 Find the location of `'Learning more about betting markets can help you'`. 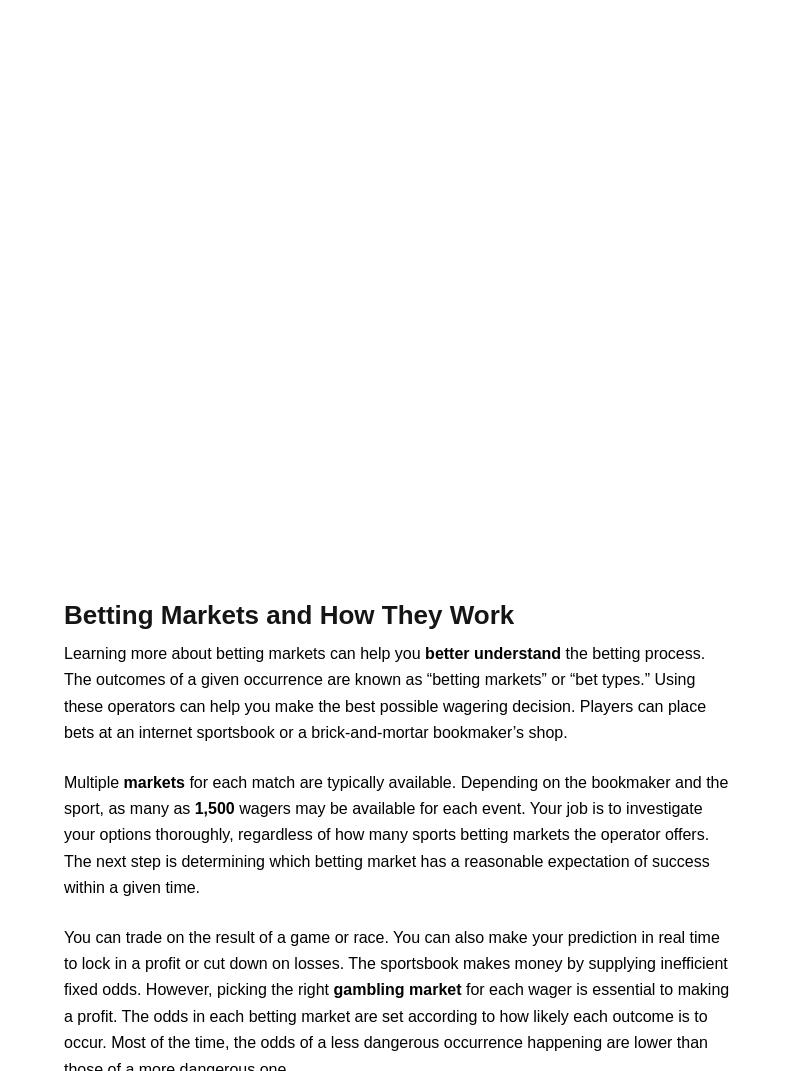

'Learning more about betting markets can help you' is located at coordinates (243, 651).